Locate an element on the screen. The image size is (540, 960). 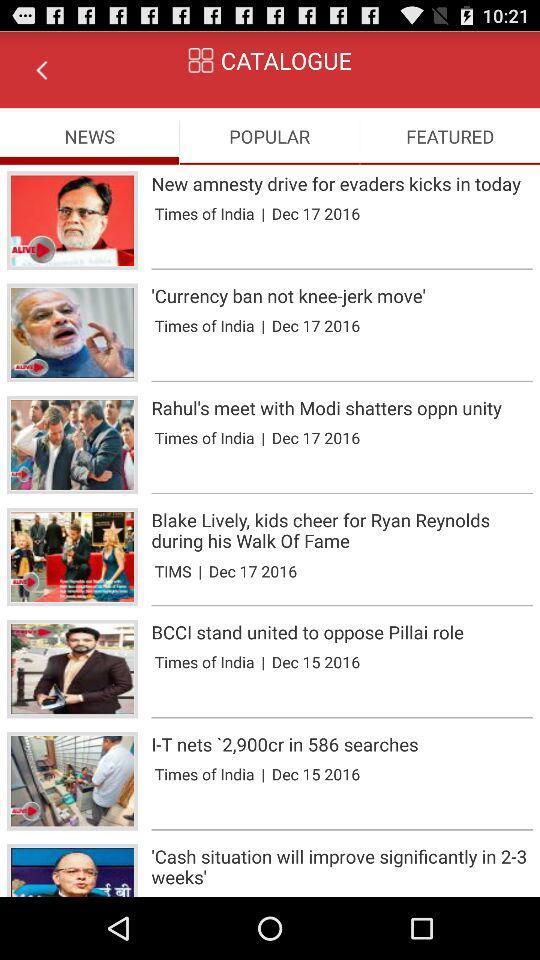
the item to the right of news is located at coordinates (269, 135).